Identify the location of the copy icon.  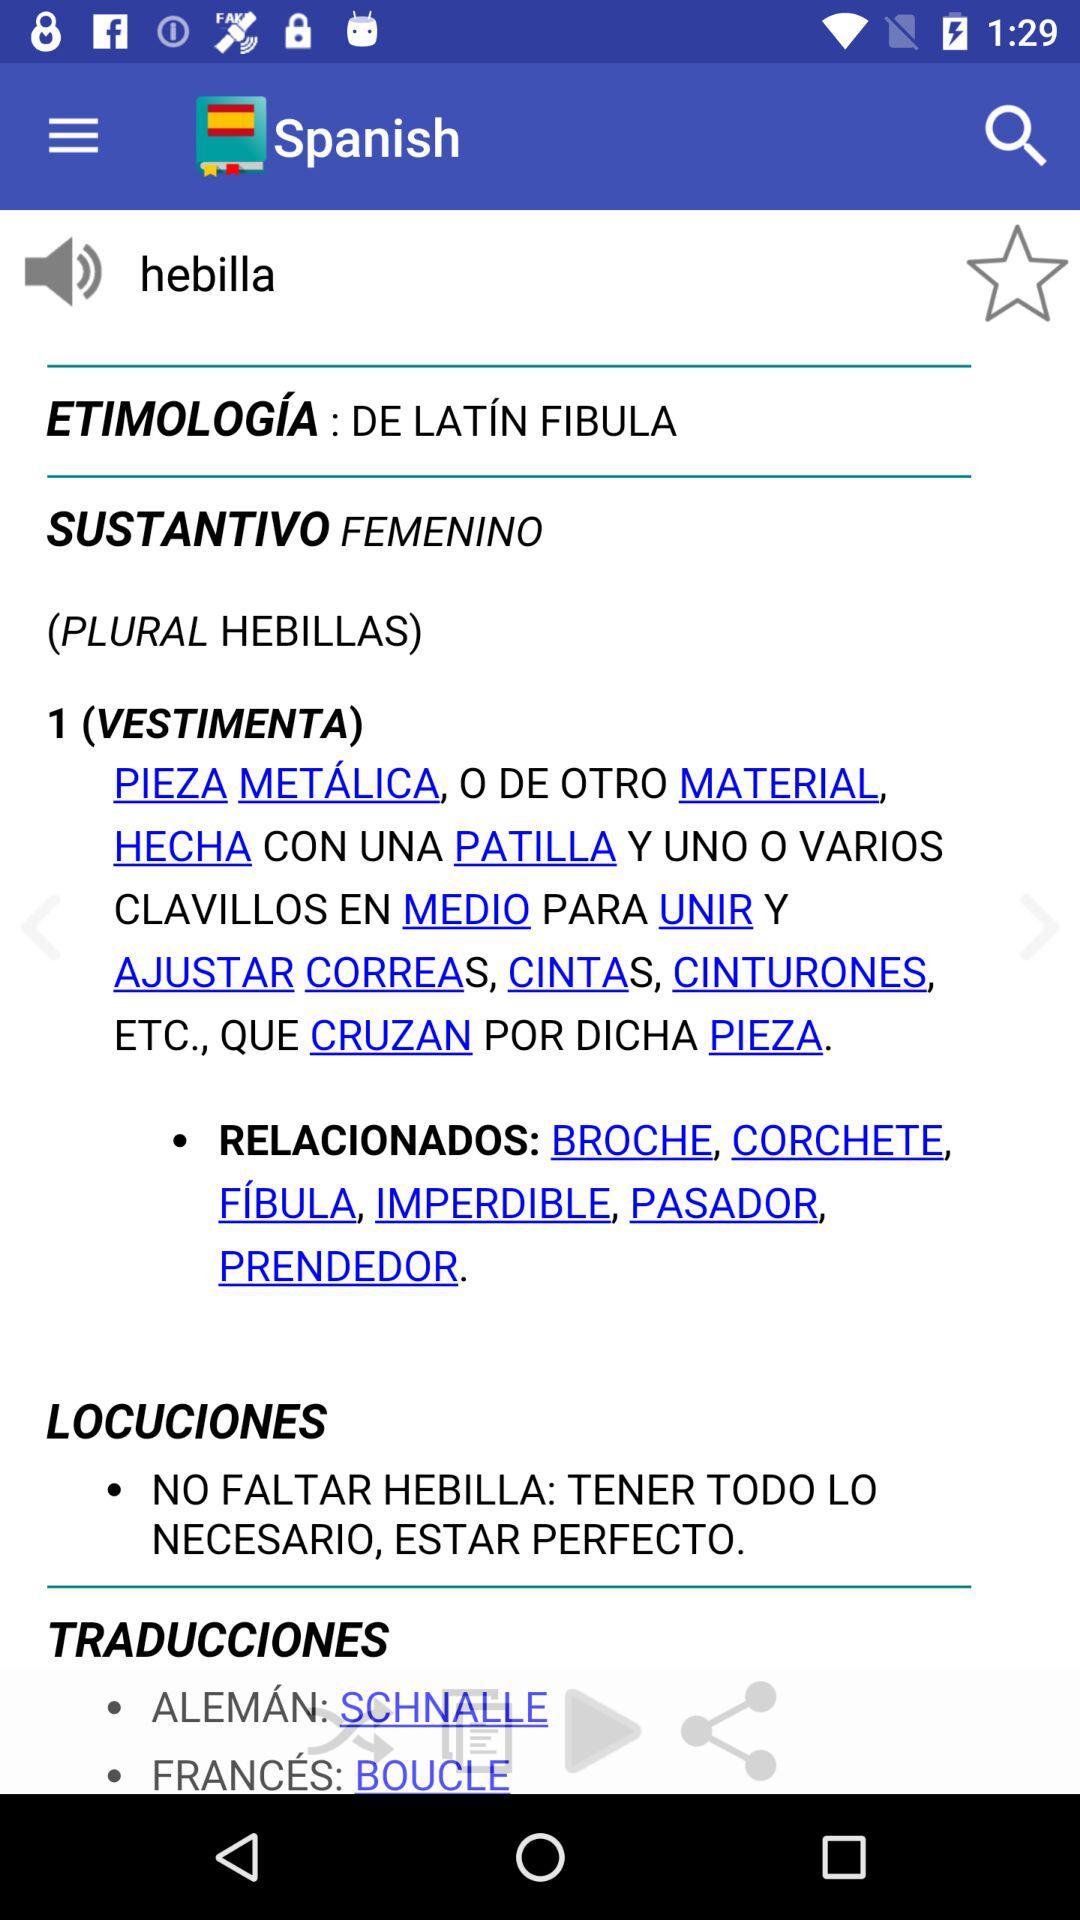
(477, 1730).